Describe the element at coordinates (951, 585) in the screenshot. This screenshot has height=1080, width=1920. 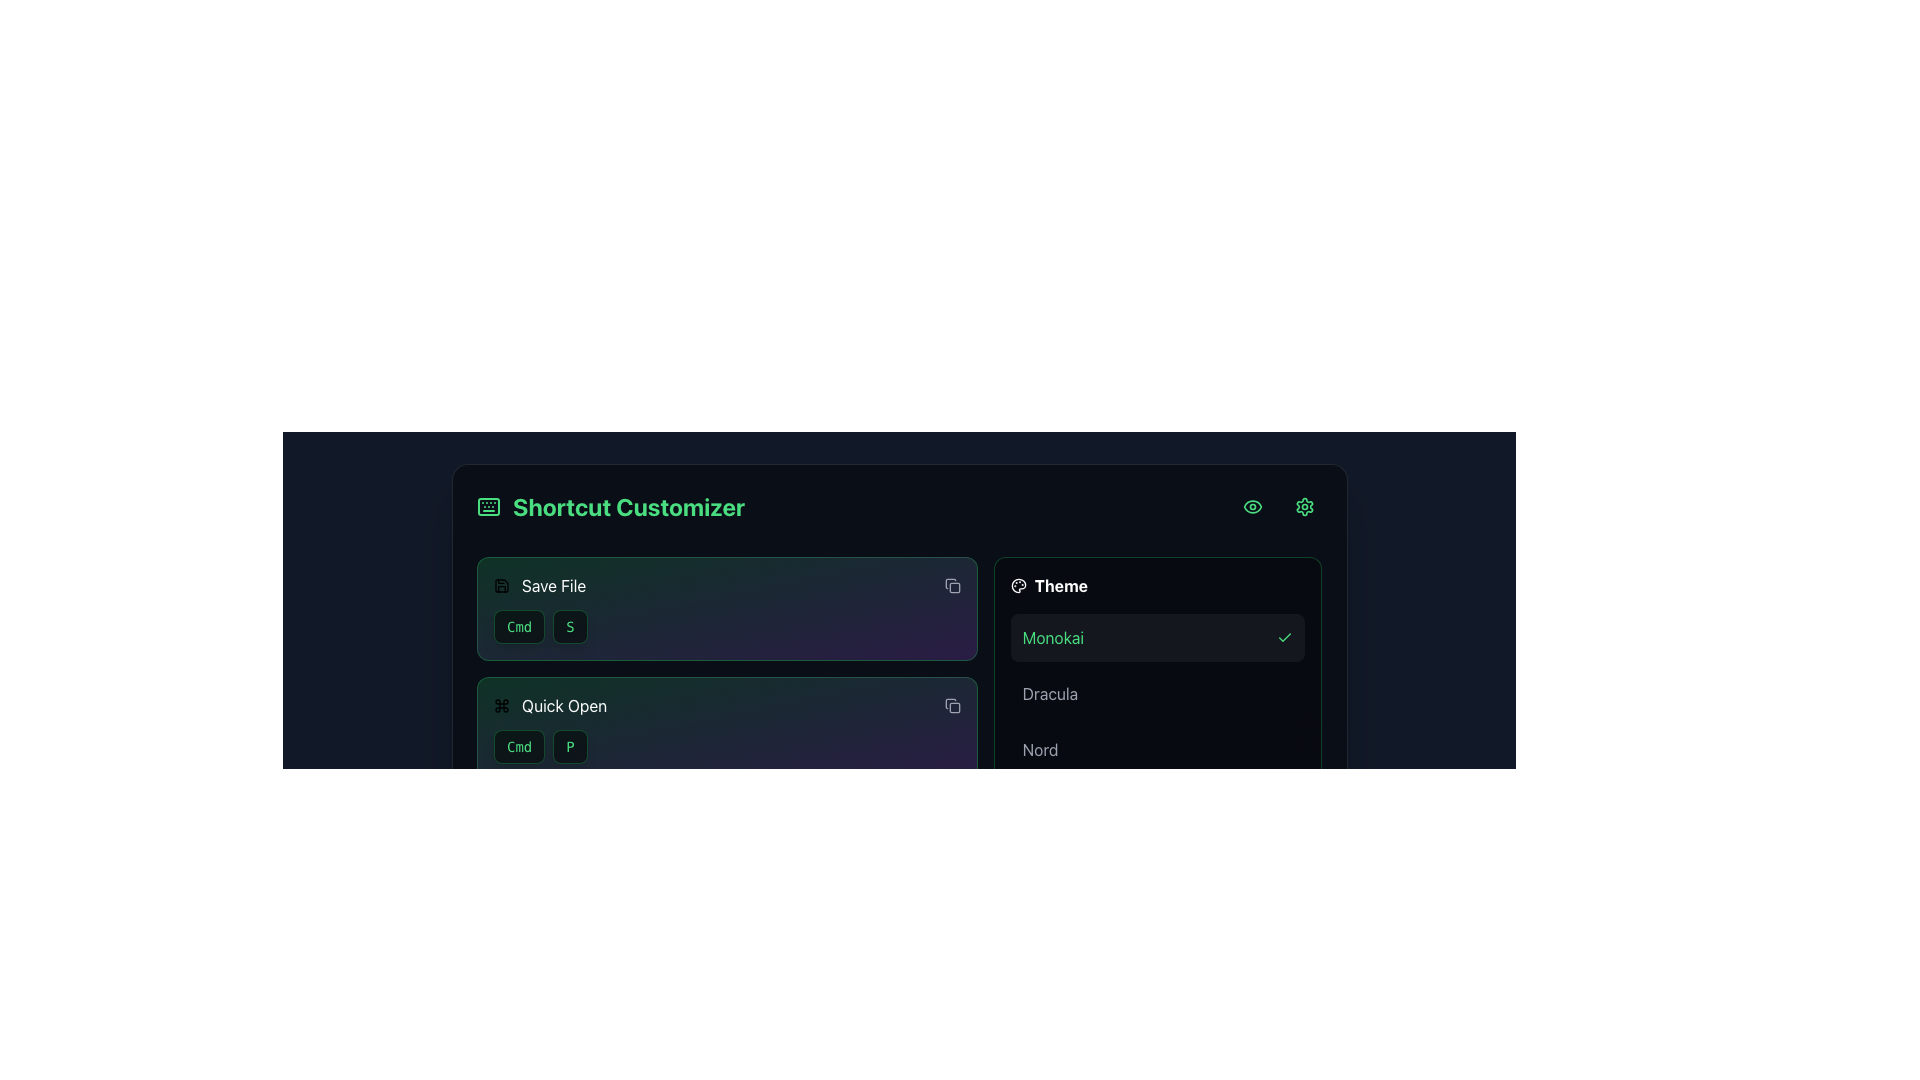
I see `the interactive icon representing overlapping squares located at the right end of the 'Save File' row in the 'Shortcut Customizer' section to observe its styling changes` at that location.